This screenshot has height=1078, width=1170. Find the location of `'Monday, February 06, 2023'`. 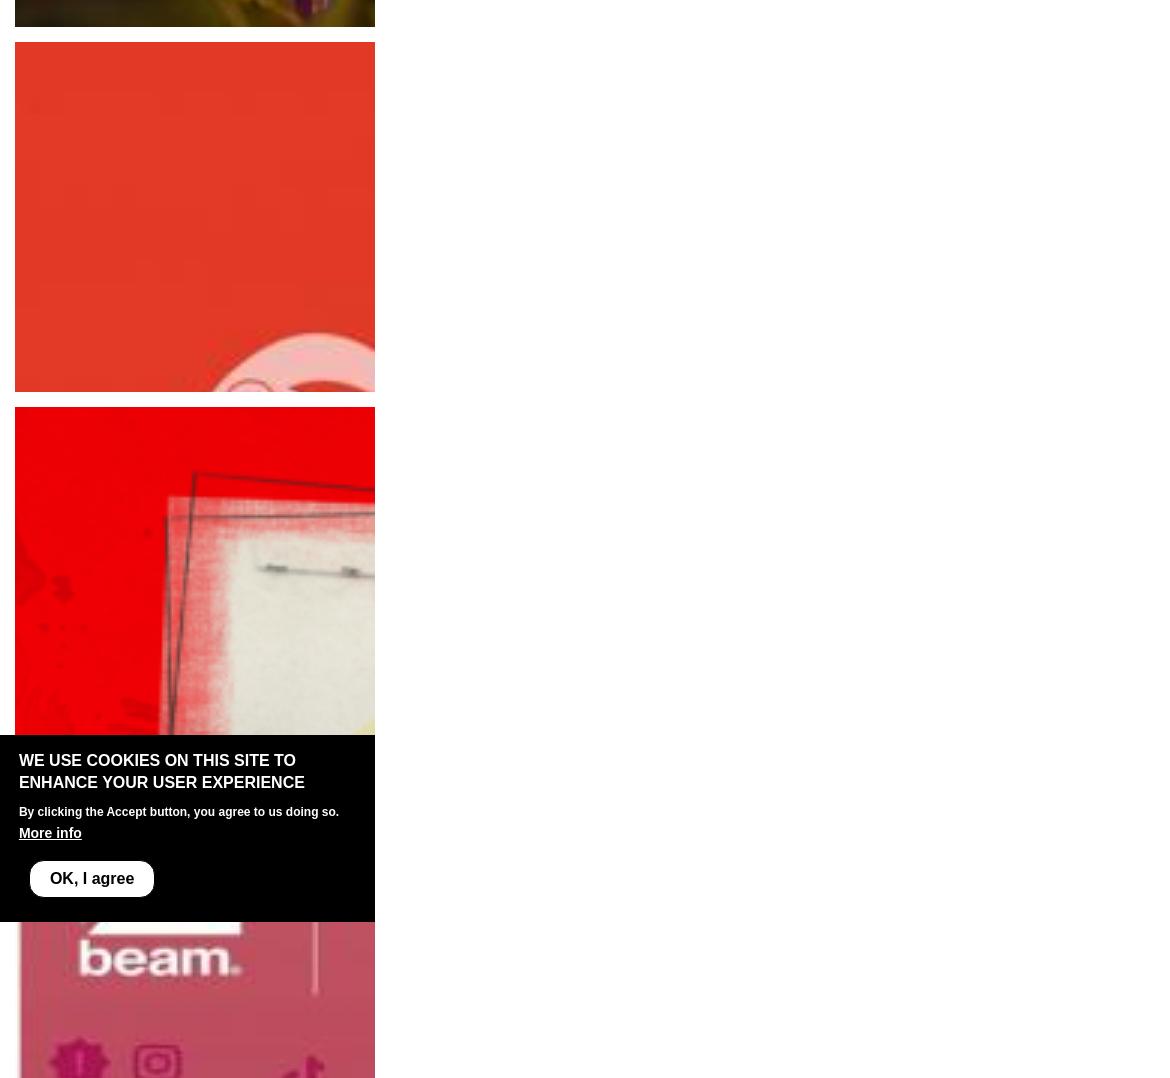

'Monday, February 06, 2023' is located at coordinates (112, 755).